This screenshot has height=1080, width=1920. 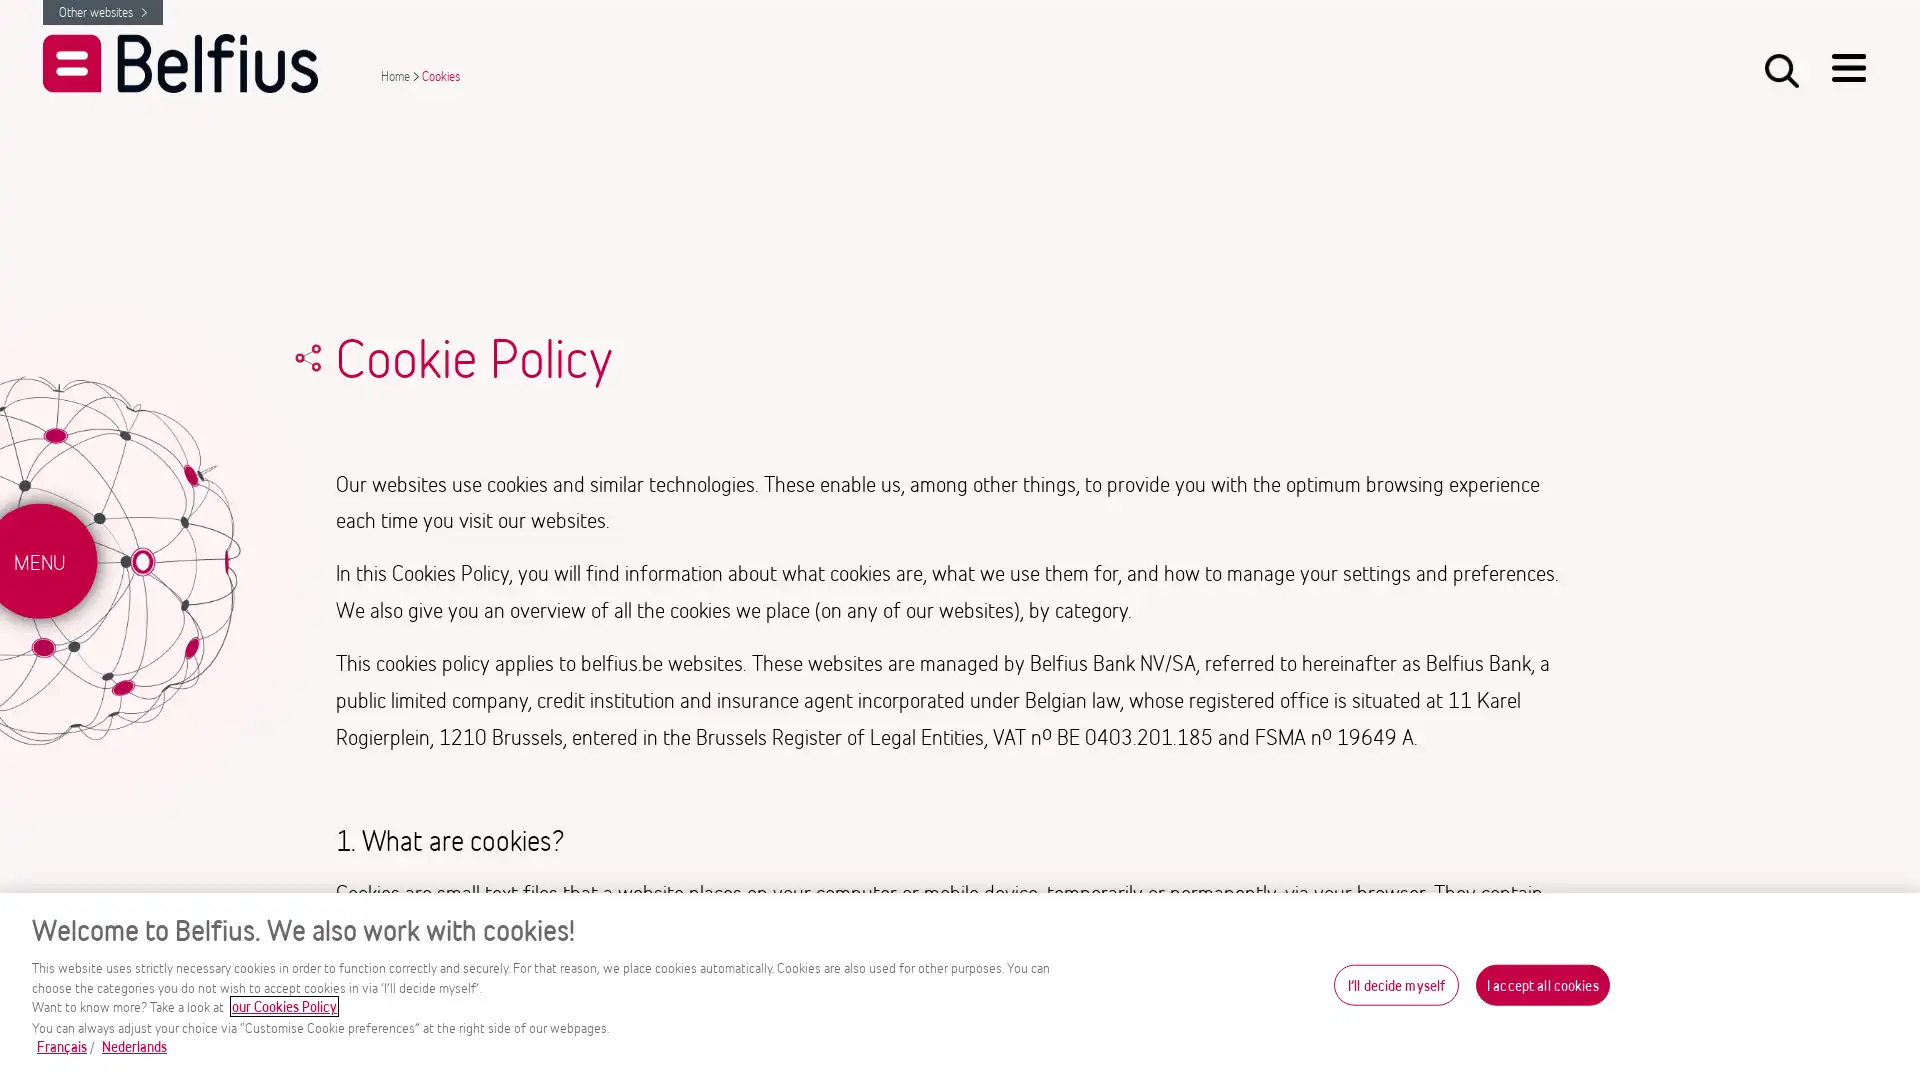 I want to click on Ill decide myself, so click(x=1395, y=983).